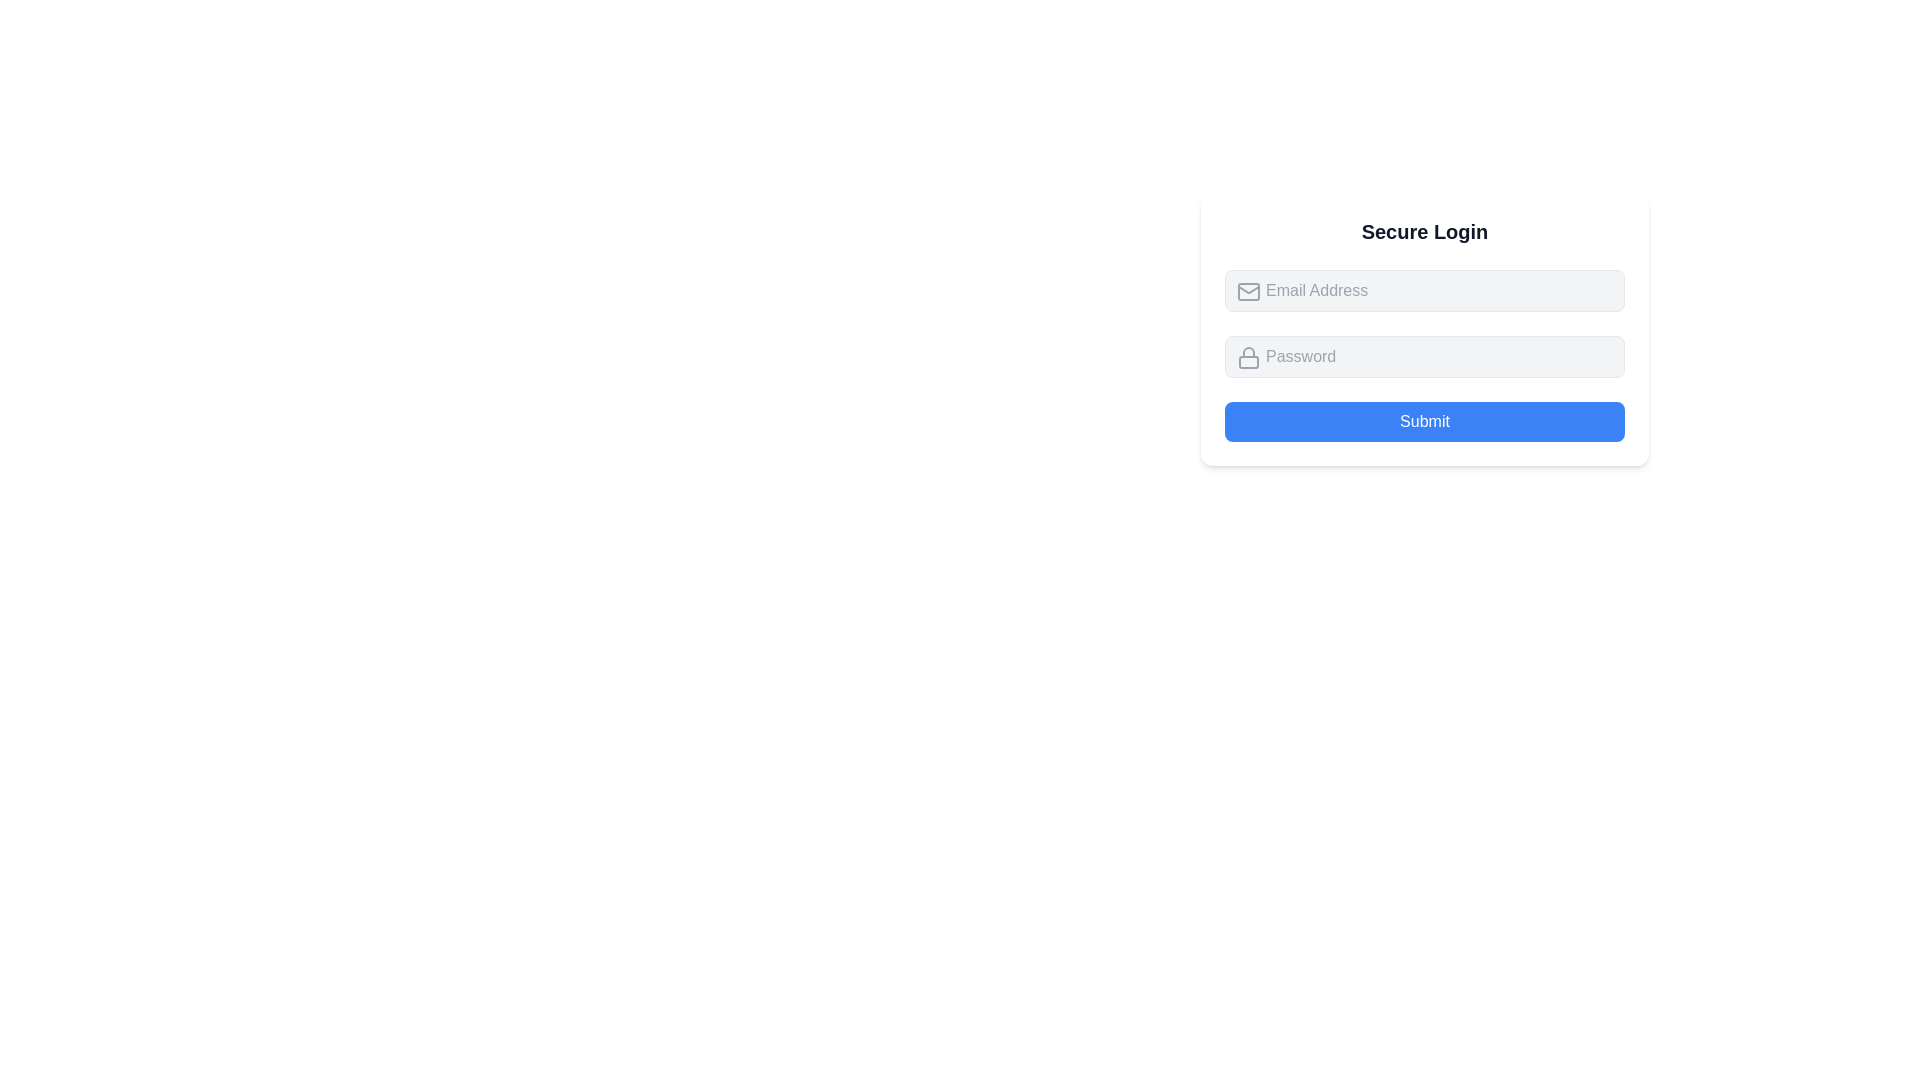 This screenshot has height=1080, width=1920. What do you see at coordinates (1247, 292) in the screenshot?
I see `the SVG icon representing an envelope, which is styled with a gray stroke color and positioned to the left of the 'Email Address' input field` at bounding box center [1247, 292].